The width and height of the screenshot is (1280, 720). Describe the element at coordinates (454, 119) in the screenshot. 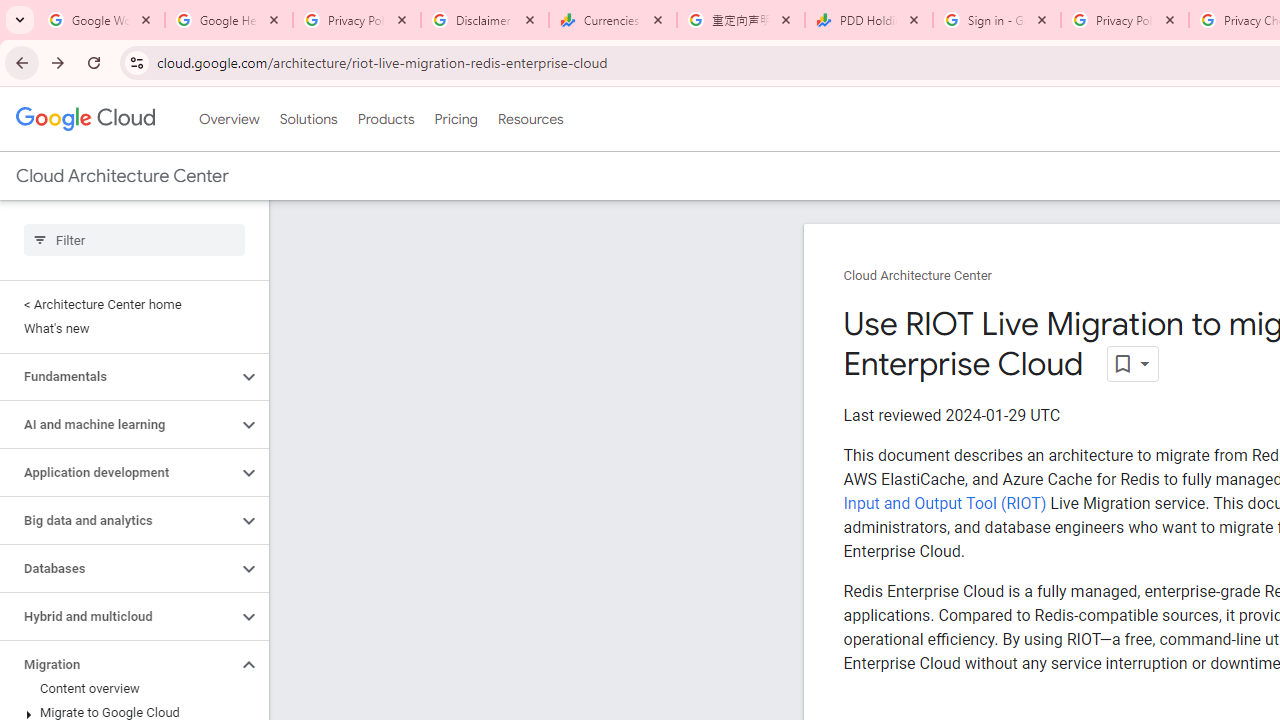

I see `'Pricing'` at that location.